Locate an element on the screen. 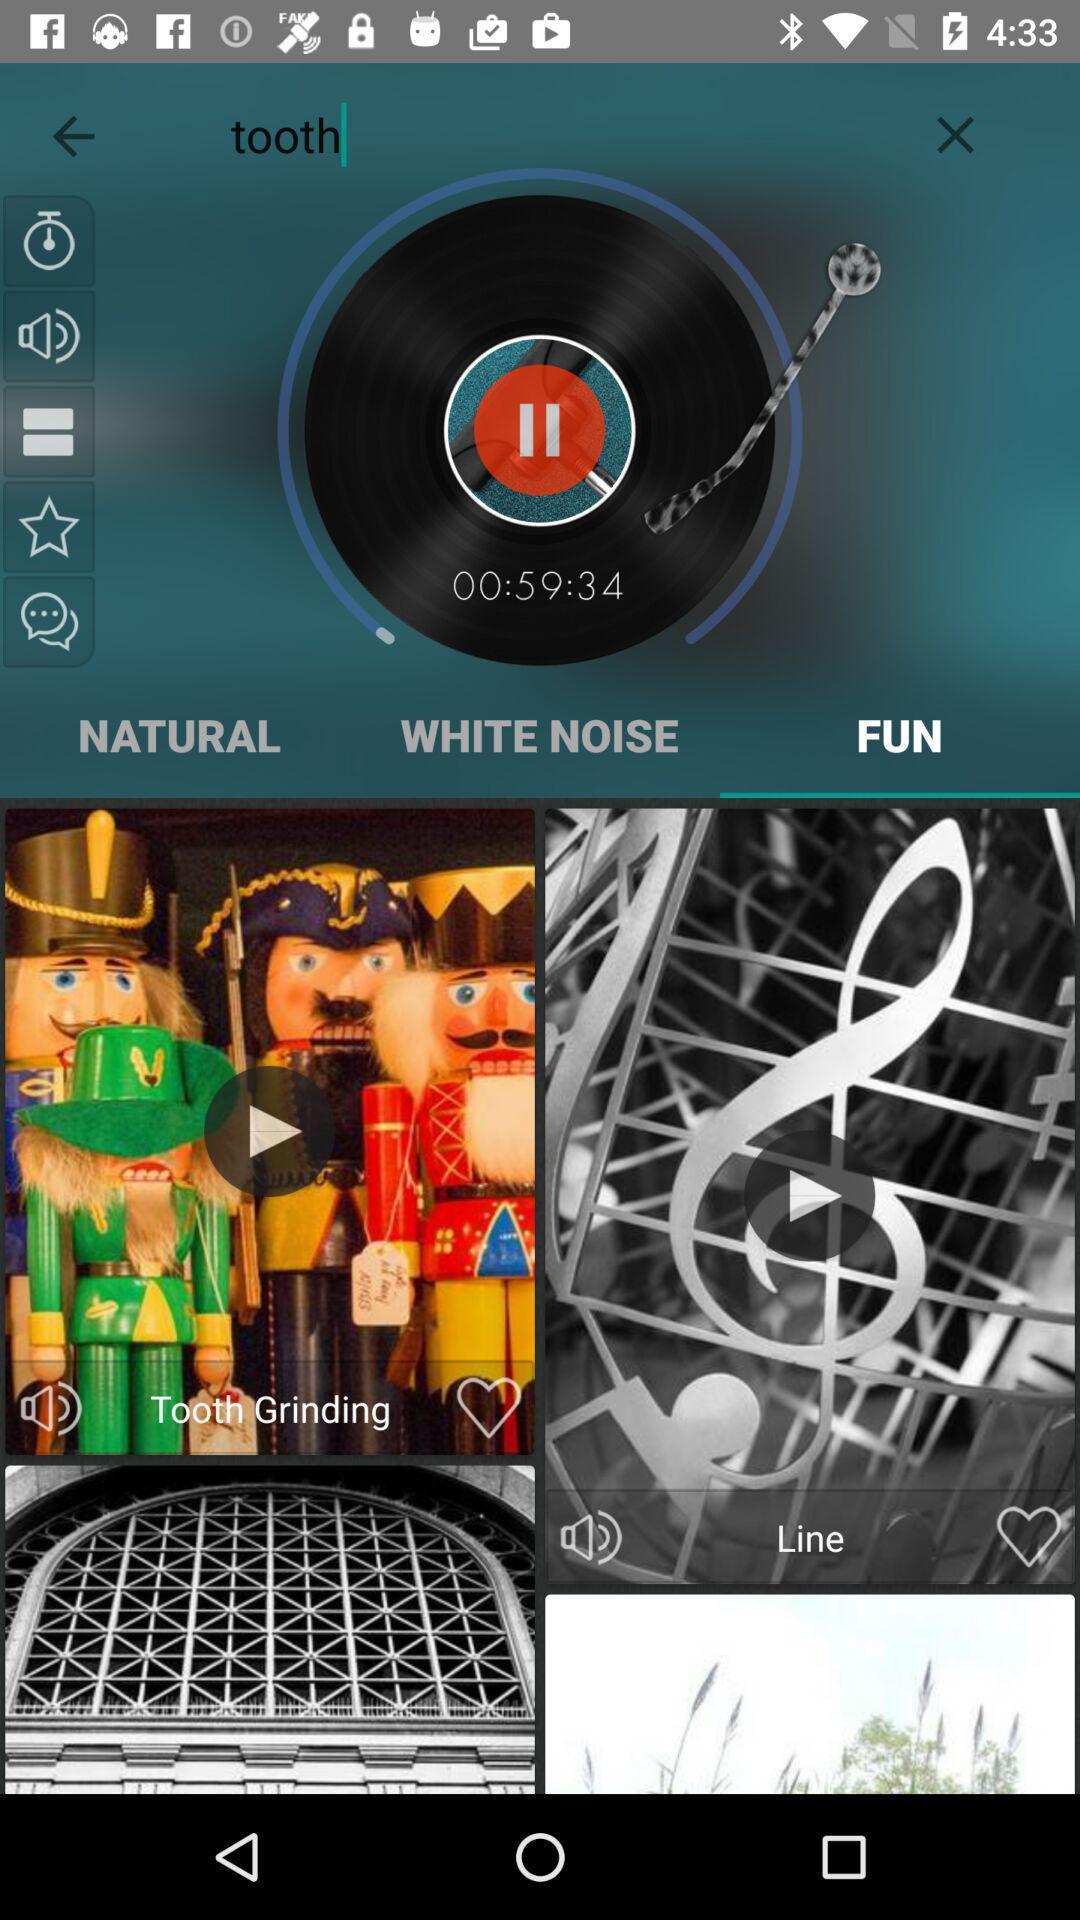  like the audio is located at coordinates (489, 1407).